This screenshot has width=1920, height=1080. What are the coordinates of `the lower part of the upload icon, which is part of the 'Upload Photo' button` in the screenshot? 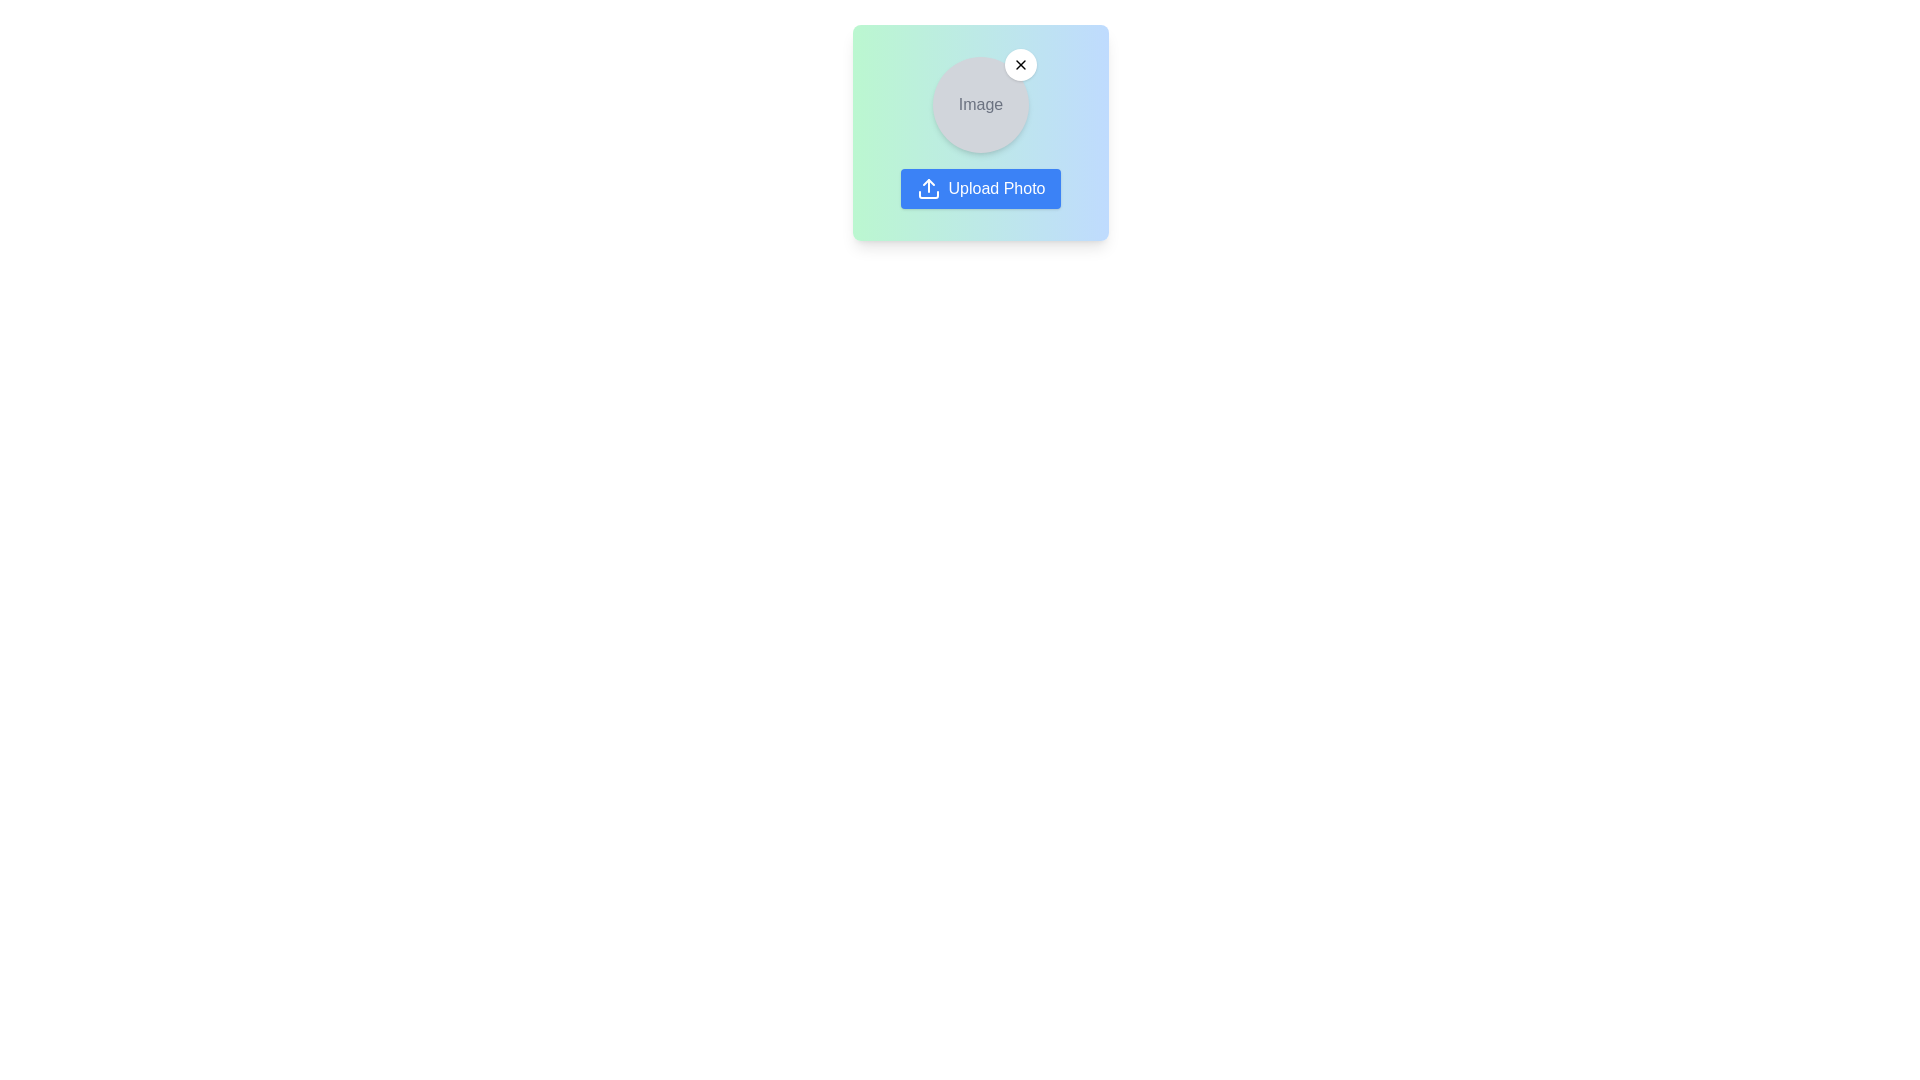 It's located at (927, 195).